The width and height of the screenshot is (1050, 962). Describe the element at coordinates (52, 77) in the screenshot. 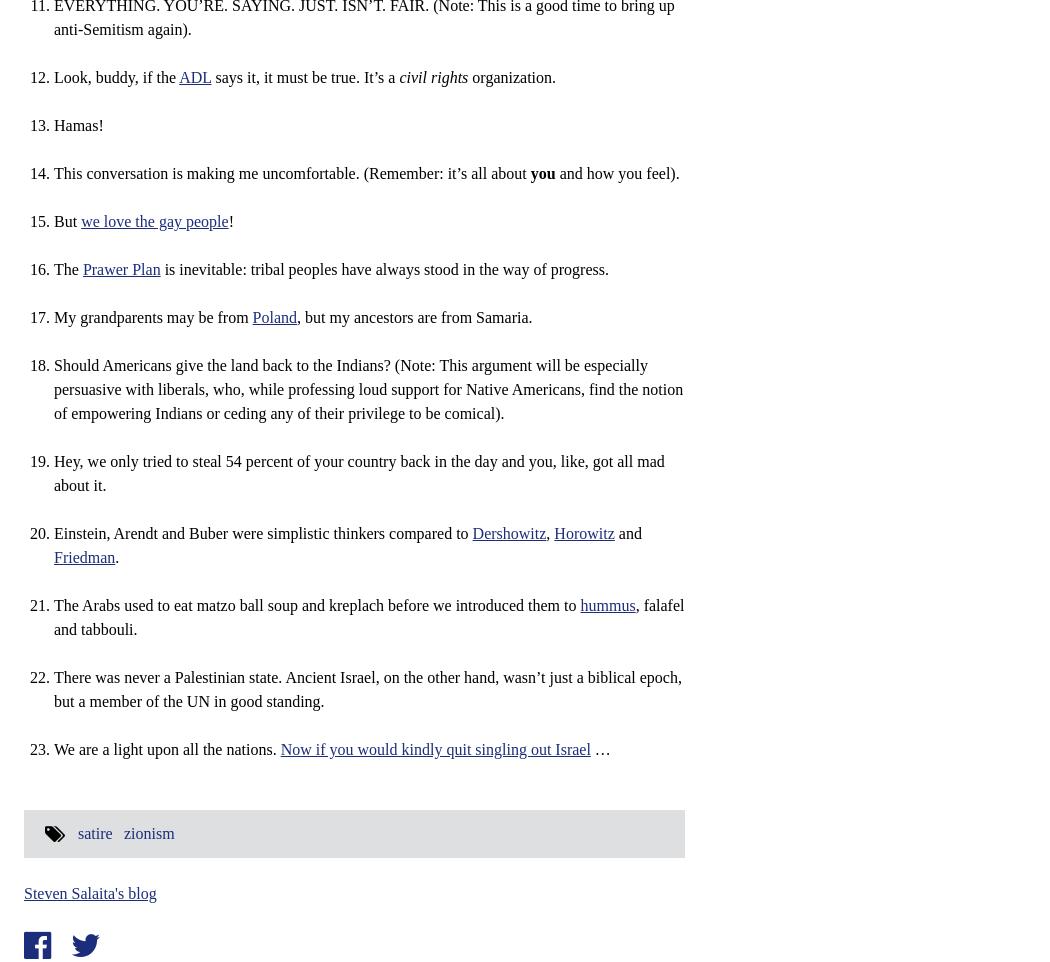

I see `'Look, buddy, if the'` at that location.